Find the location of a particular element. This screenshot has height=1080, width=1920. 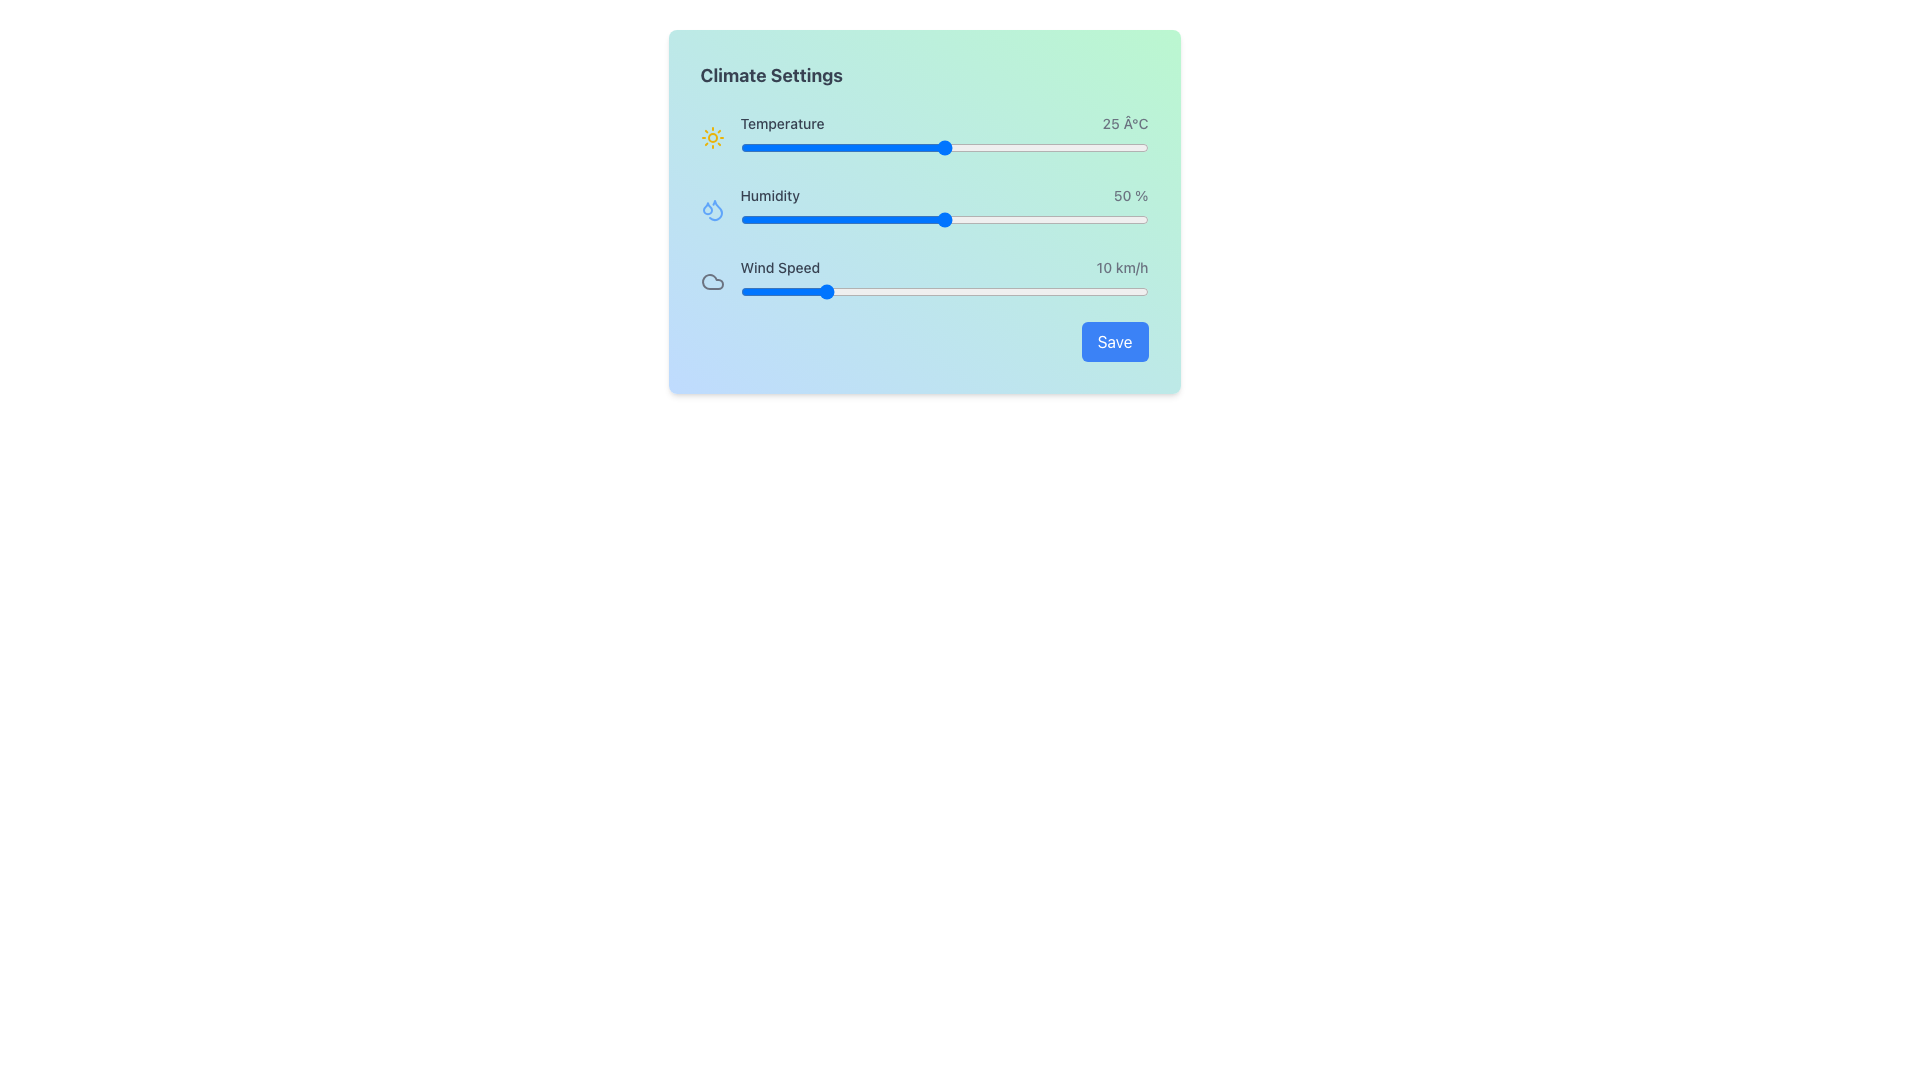

wind speed is located at coordinates (755, 292).